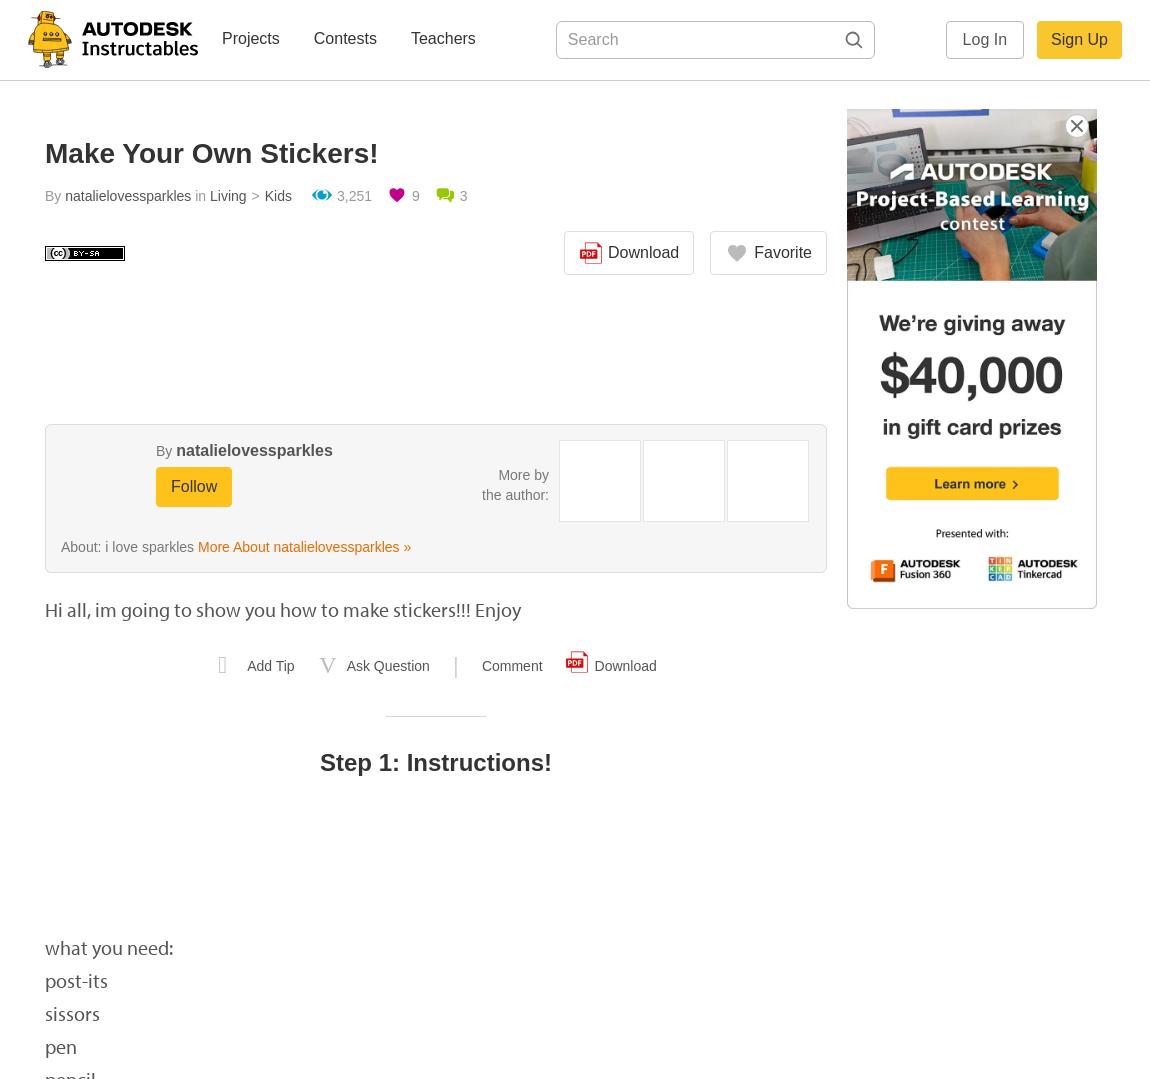  Describe the element at coordinates (387, 665) in the screenshot. I see `'Ask Question'` at that location.